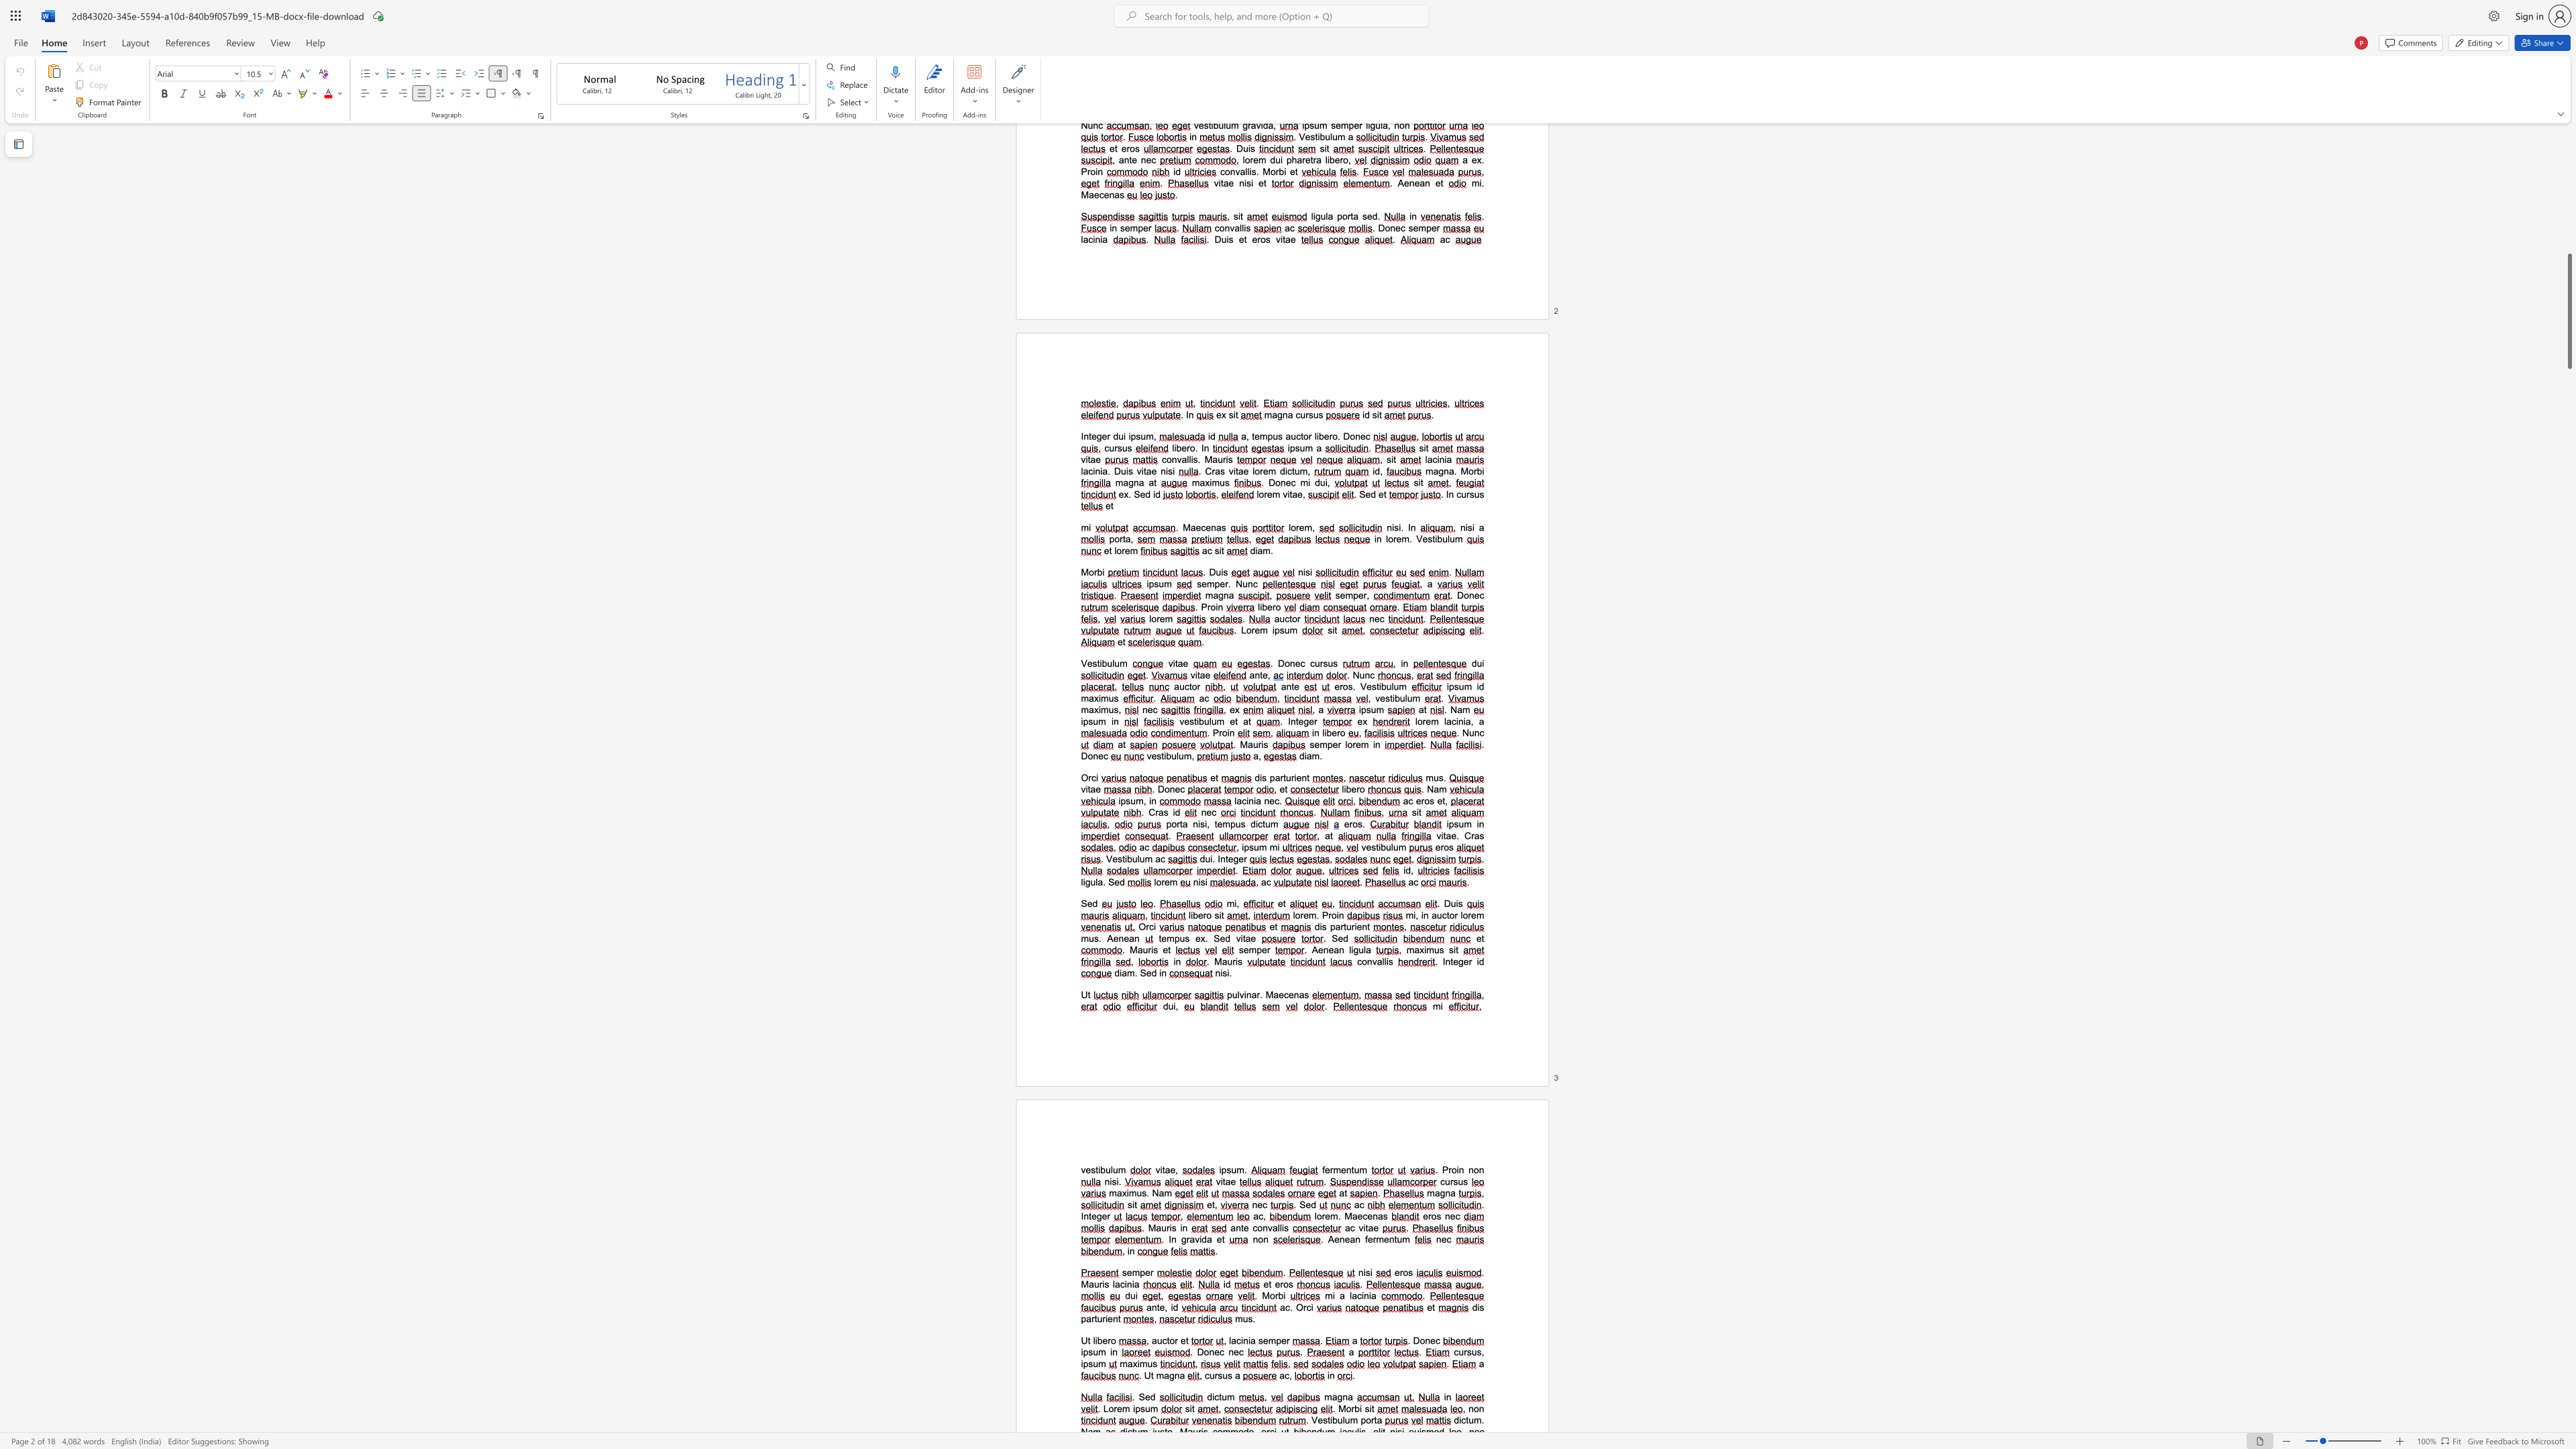 This screenshot has width=2576, height=1449. Describe the element at coordinates (1096, 1283) in the screenshot. I see `the 1th character "u" in the text` at that location.